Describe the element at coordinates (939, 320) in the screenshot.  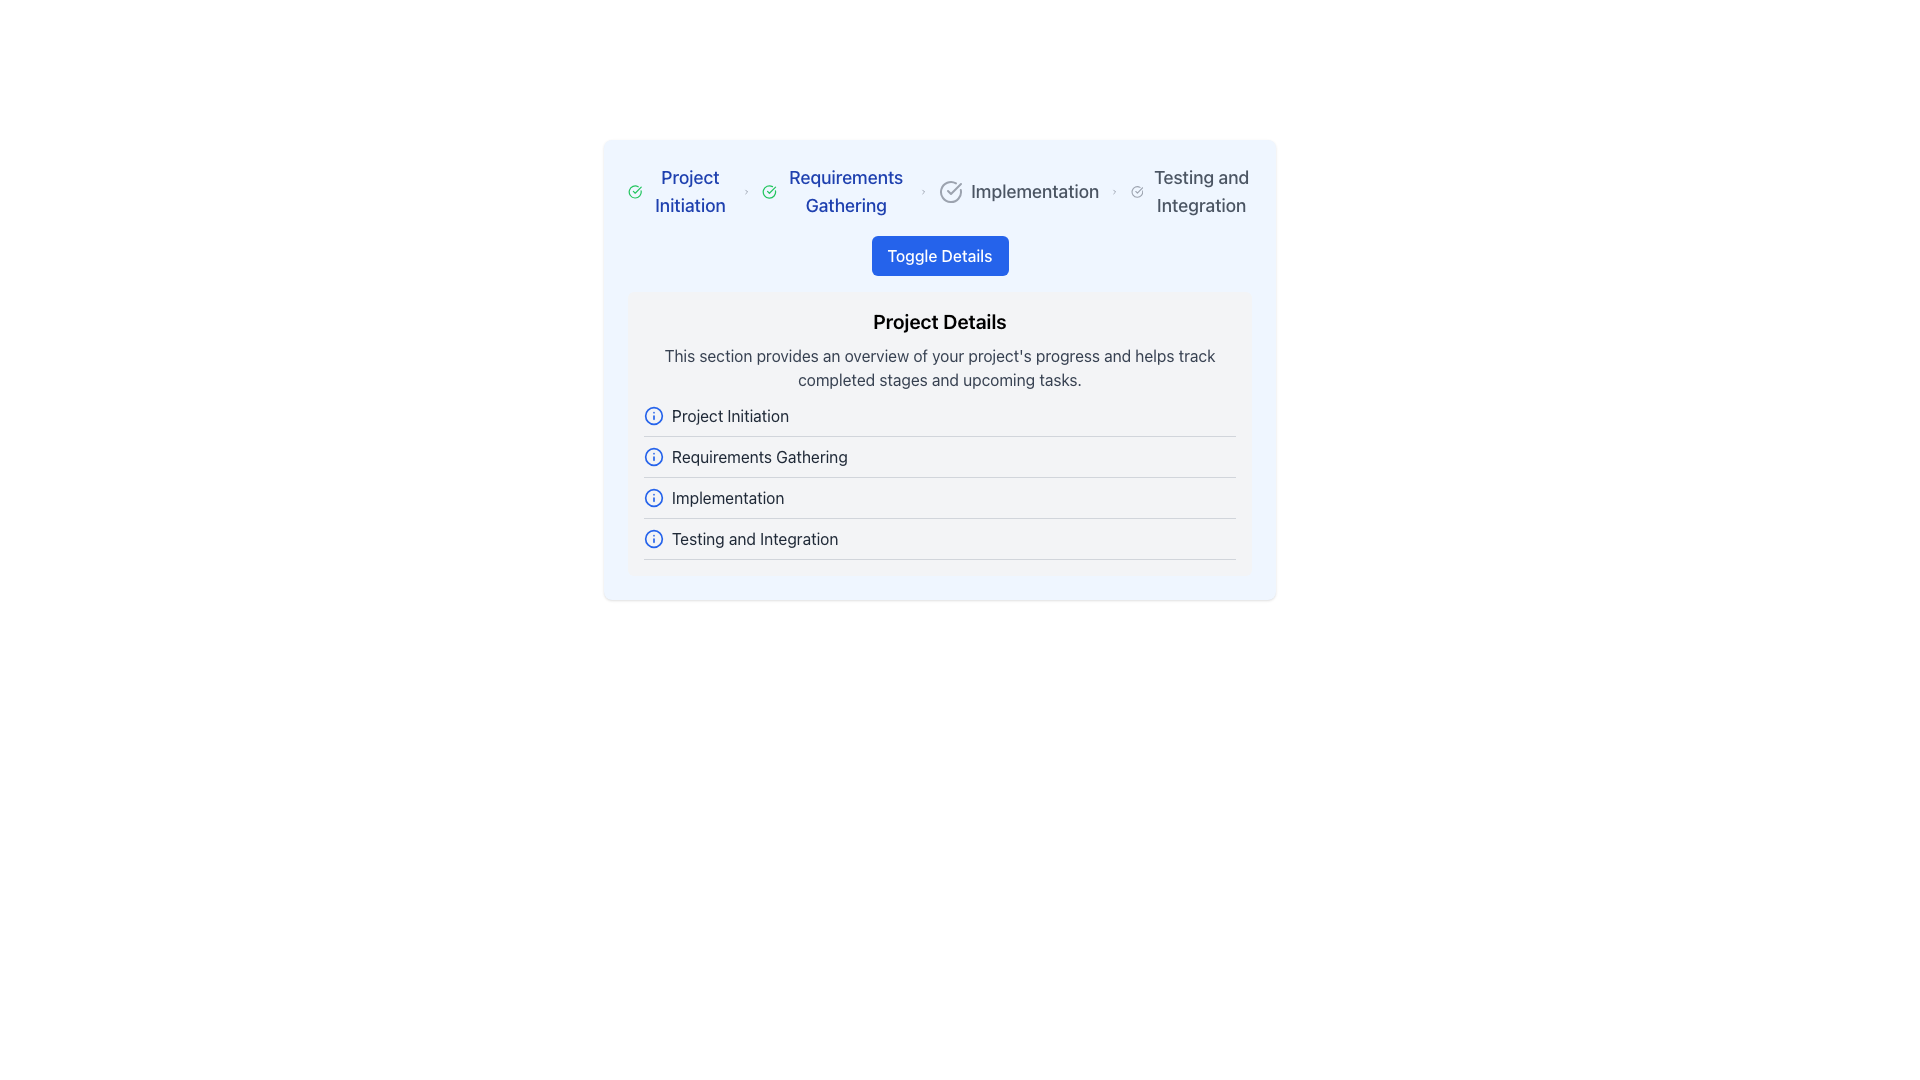
I see `bold header text labeled 'Project Details', which is prominently displayed in a larger font size and bold style, located below the 'Toggle Details' button` at that location.